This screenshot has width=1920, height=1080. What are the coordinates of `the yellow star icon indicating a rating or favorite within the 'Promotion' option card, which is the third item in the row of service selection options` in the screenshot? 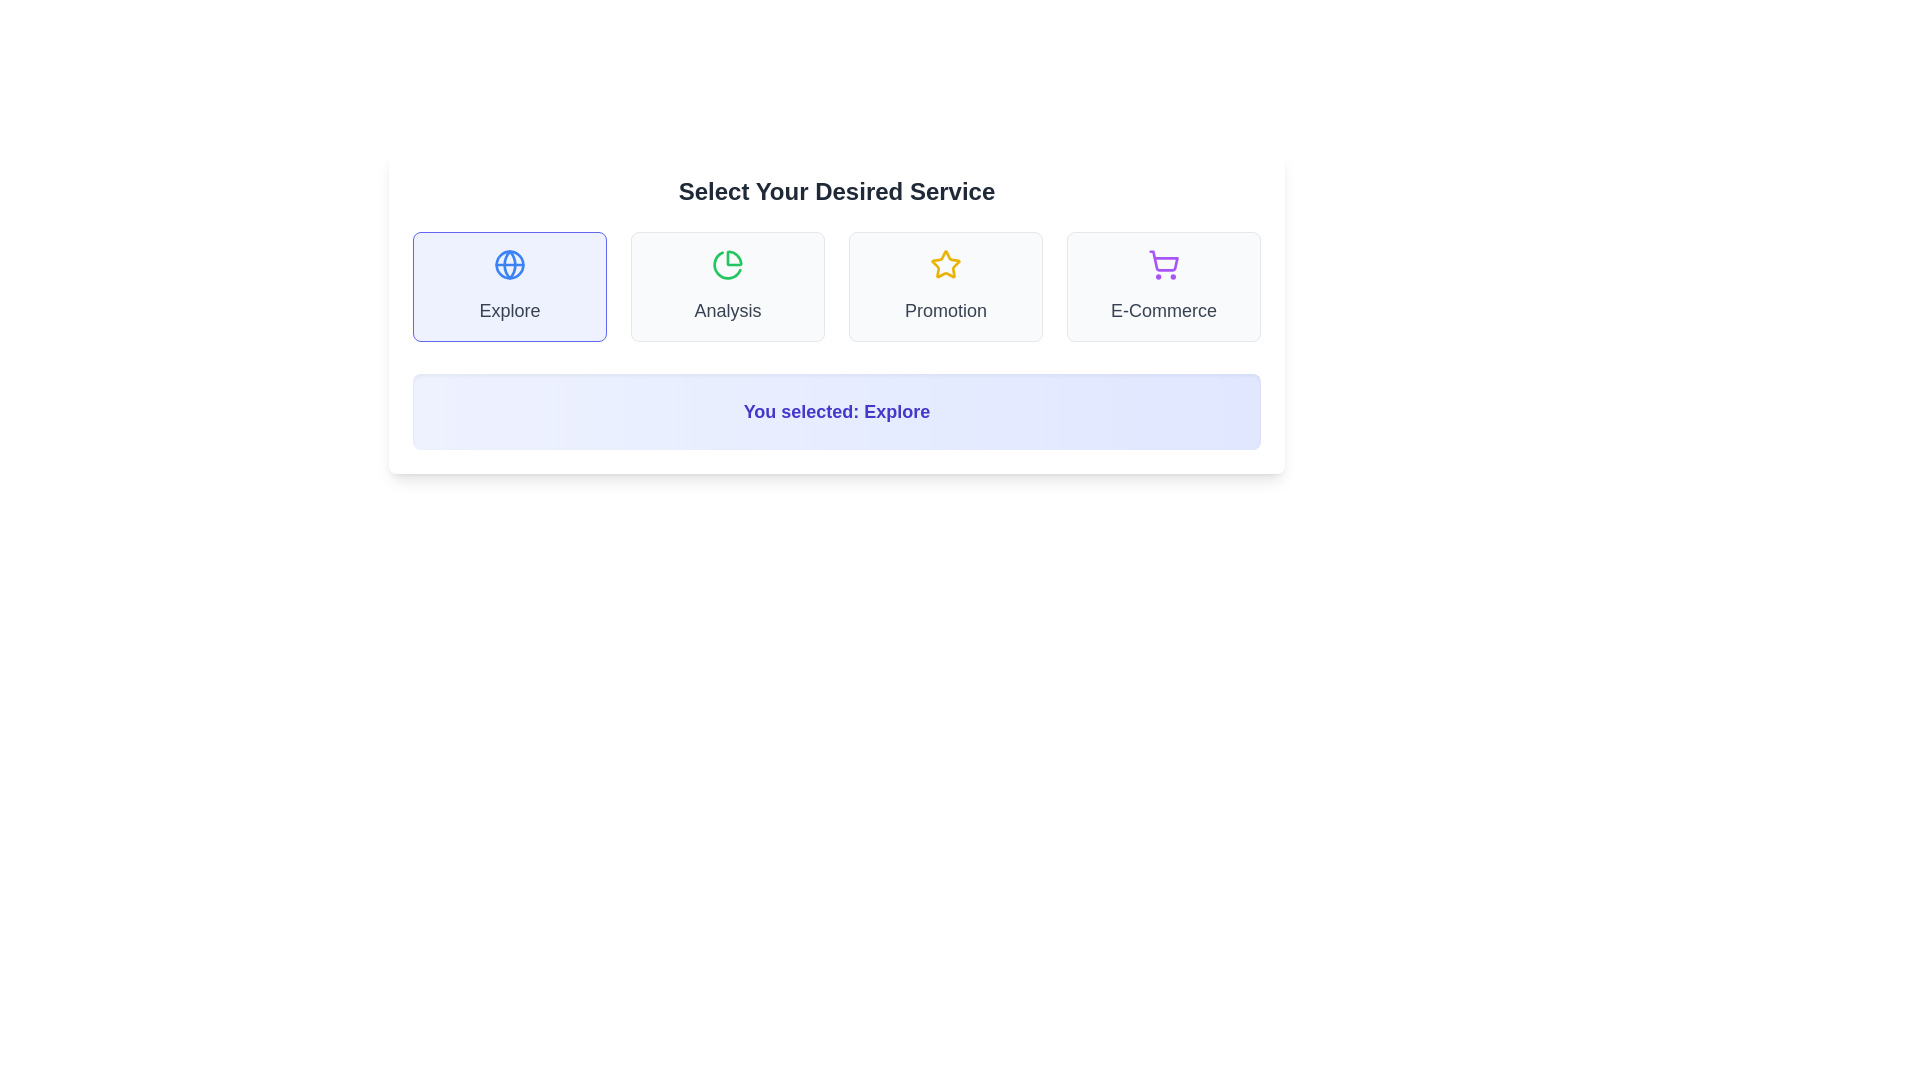 It's located at (944, 263).